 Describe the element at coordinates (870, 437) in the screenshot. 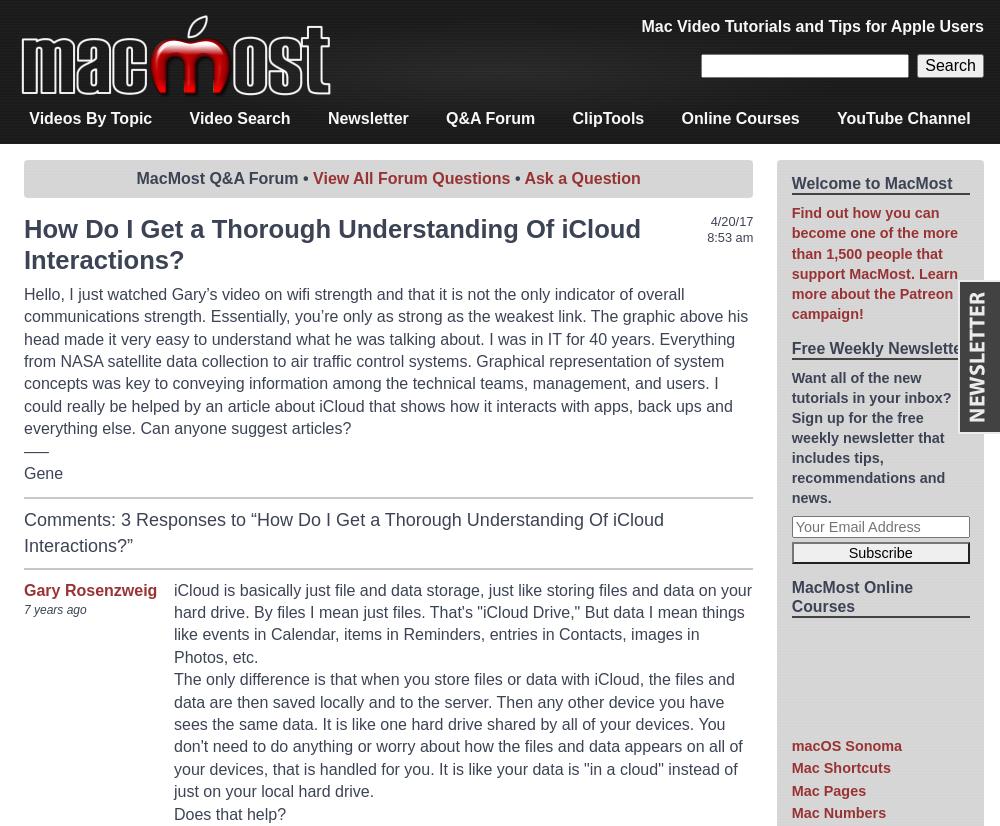

I see `'Want all of the new tutorials in your inbox? Sign up for the free weekly newsletter that includes tips, recommendations and news.'` at that location.